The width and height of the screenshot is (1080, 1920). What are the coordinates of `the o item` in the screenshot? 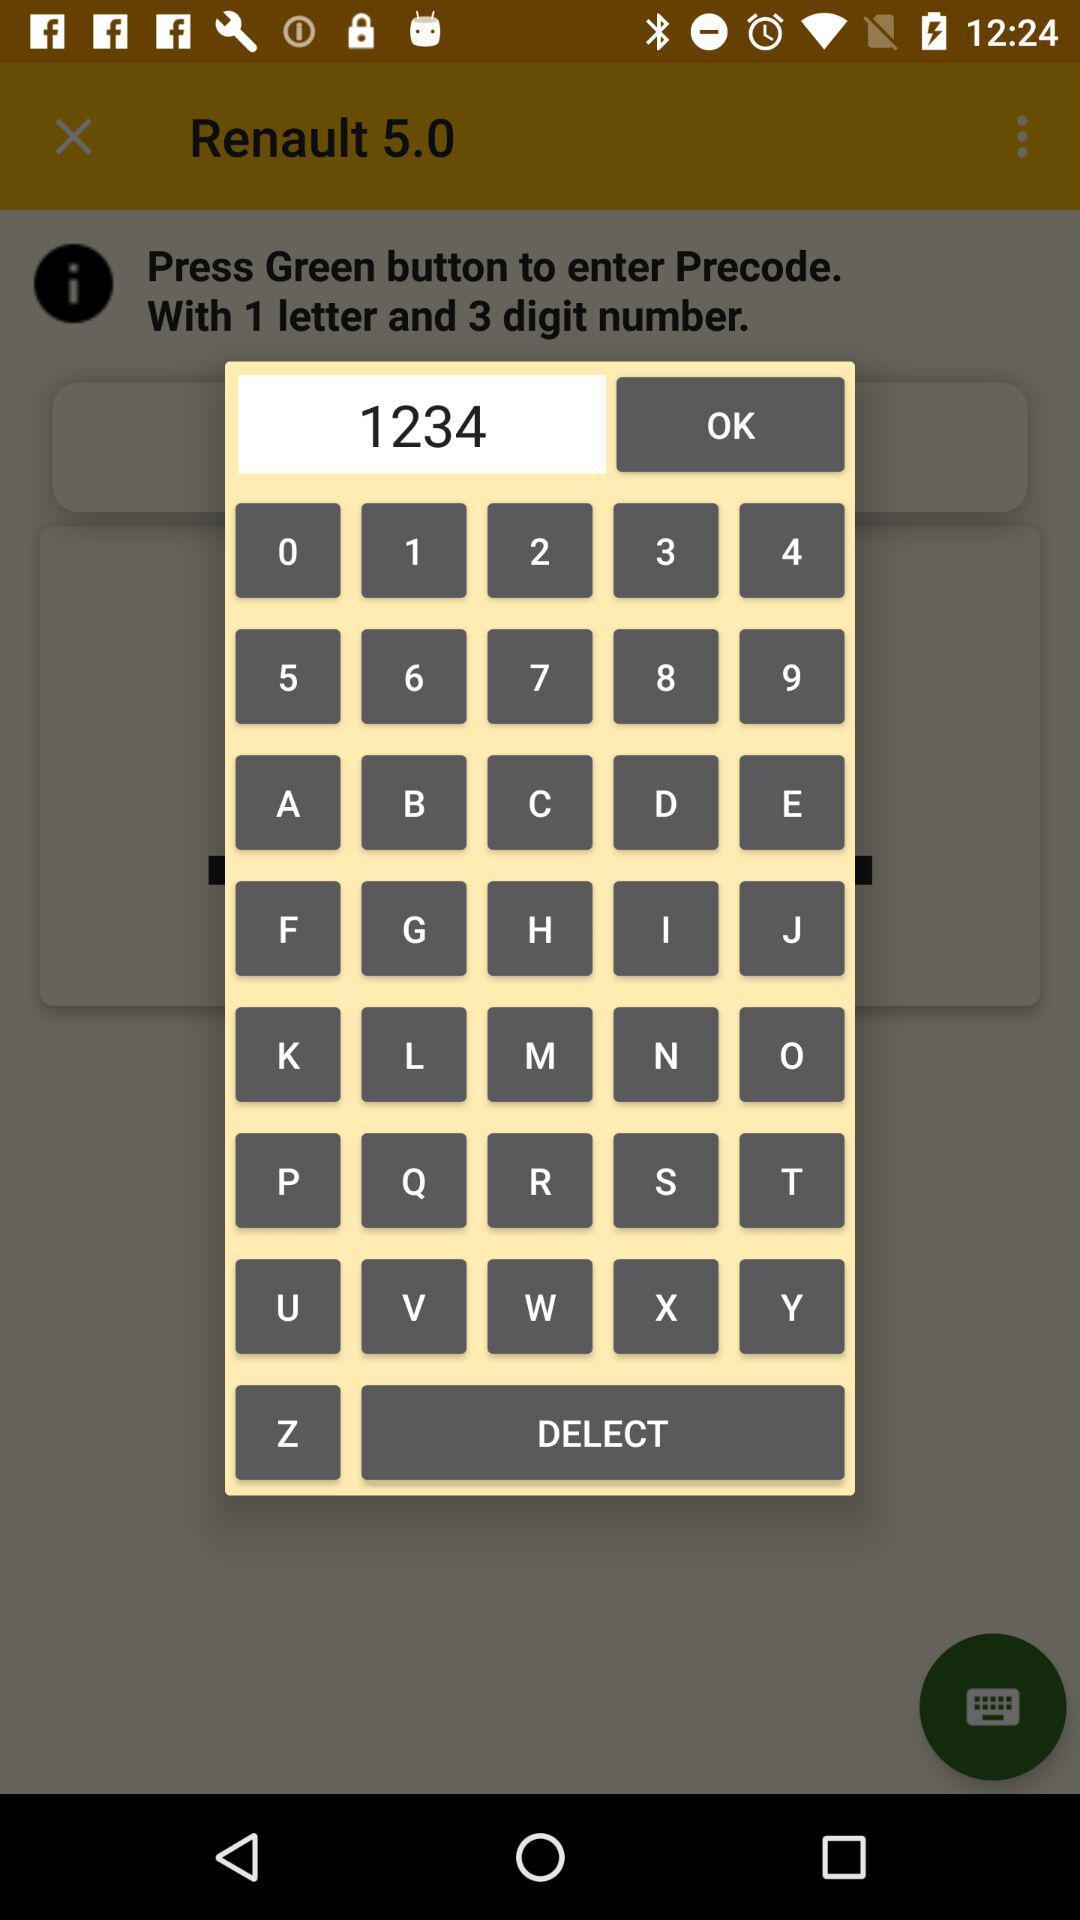 It's located at (790, 1053).